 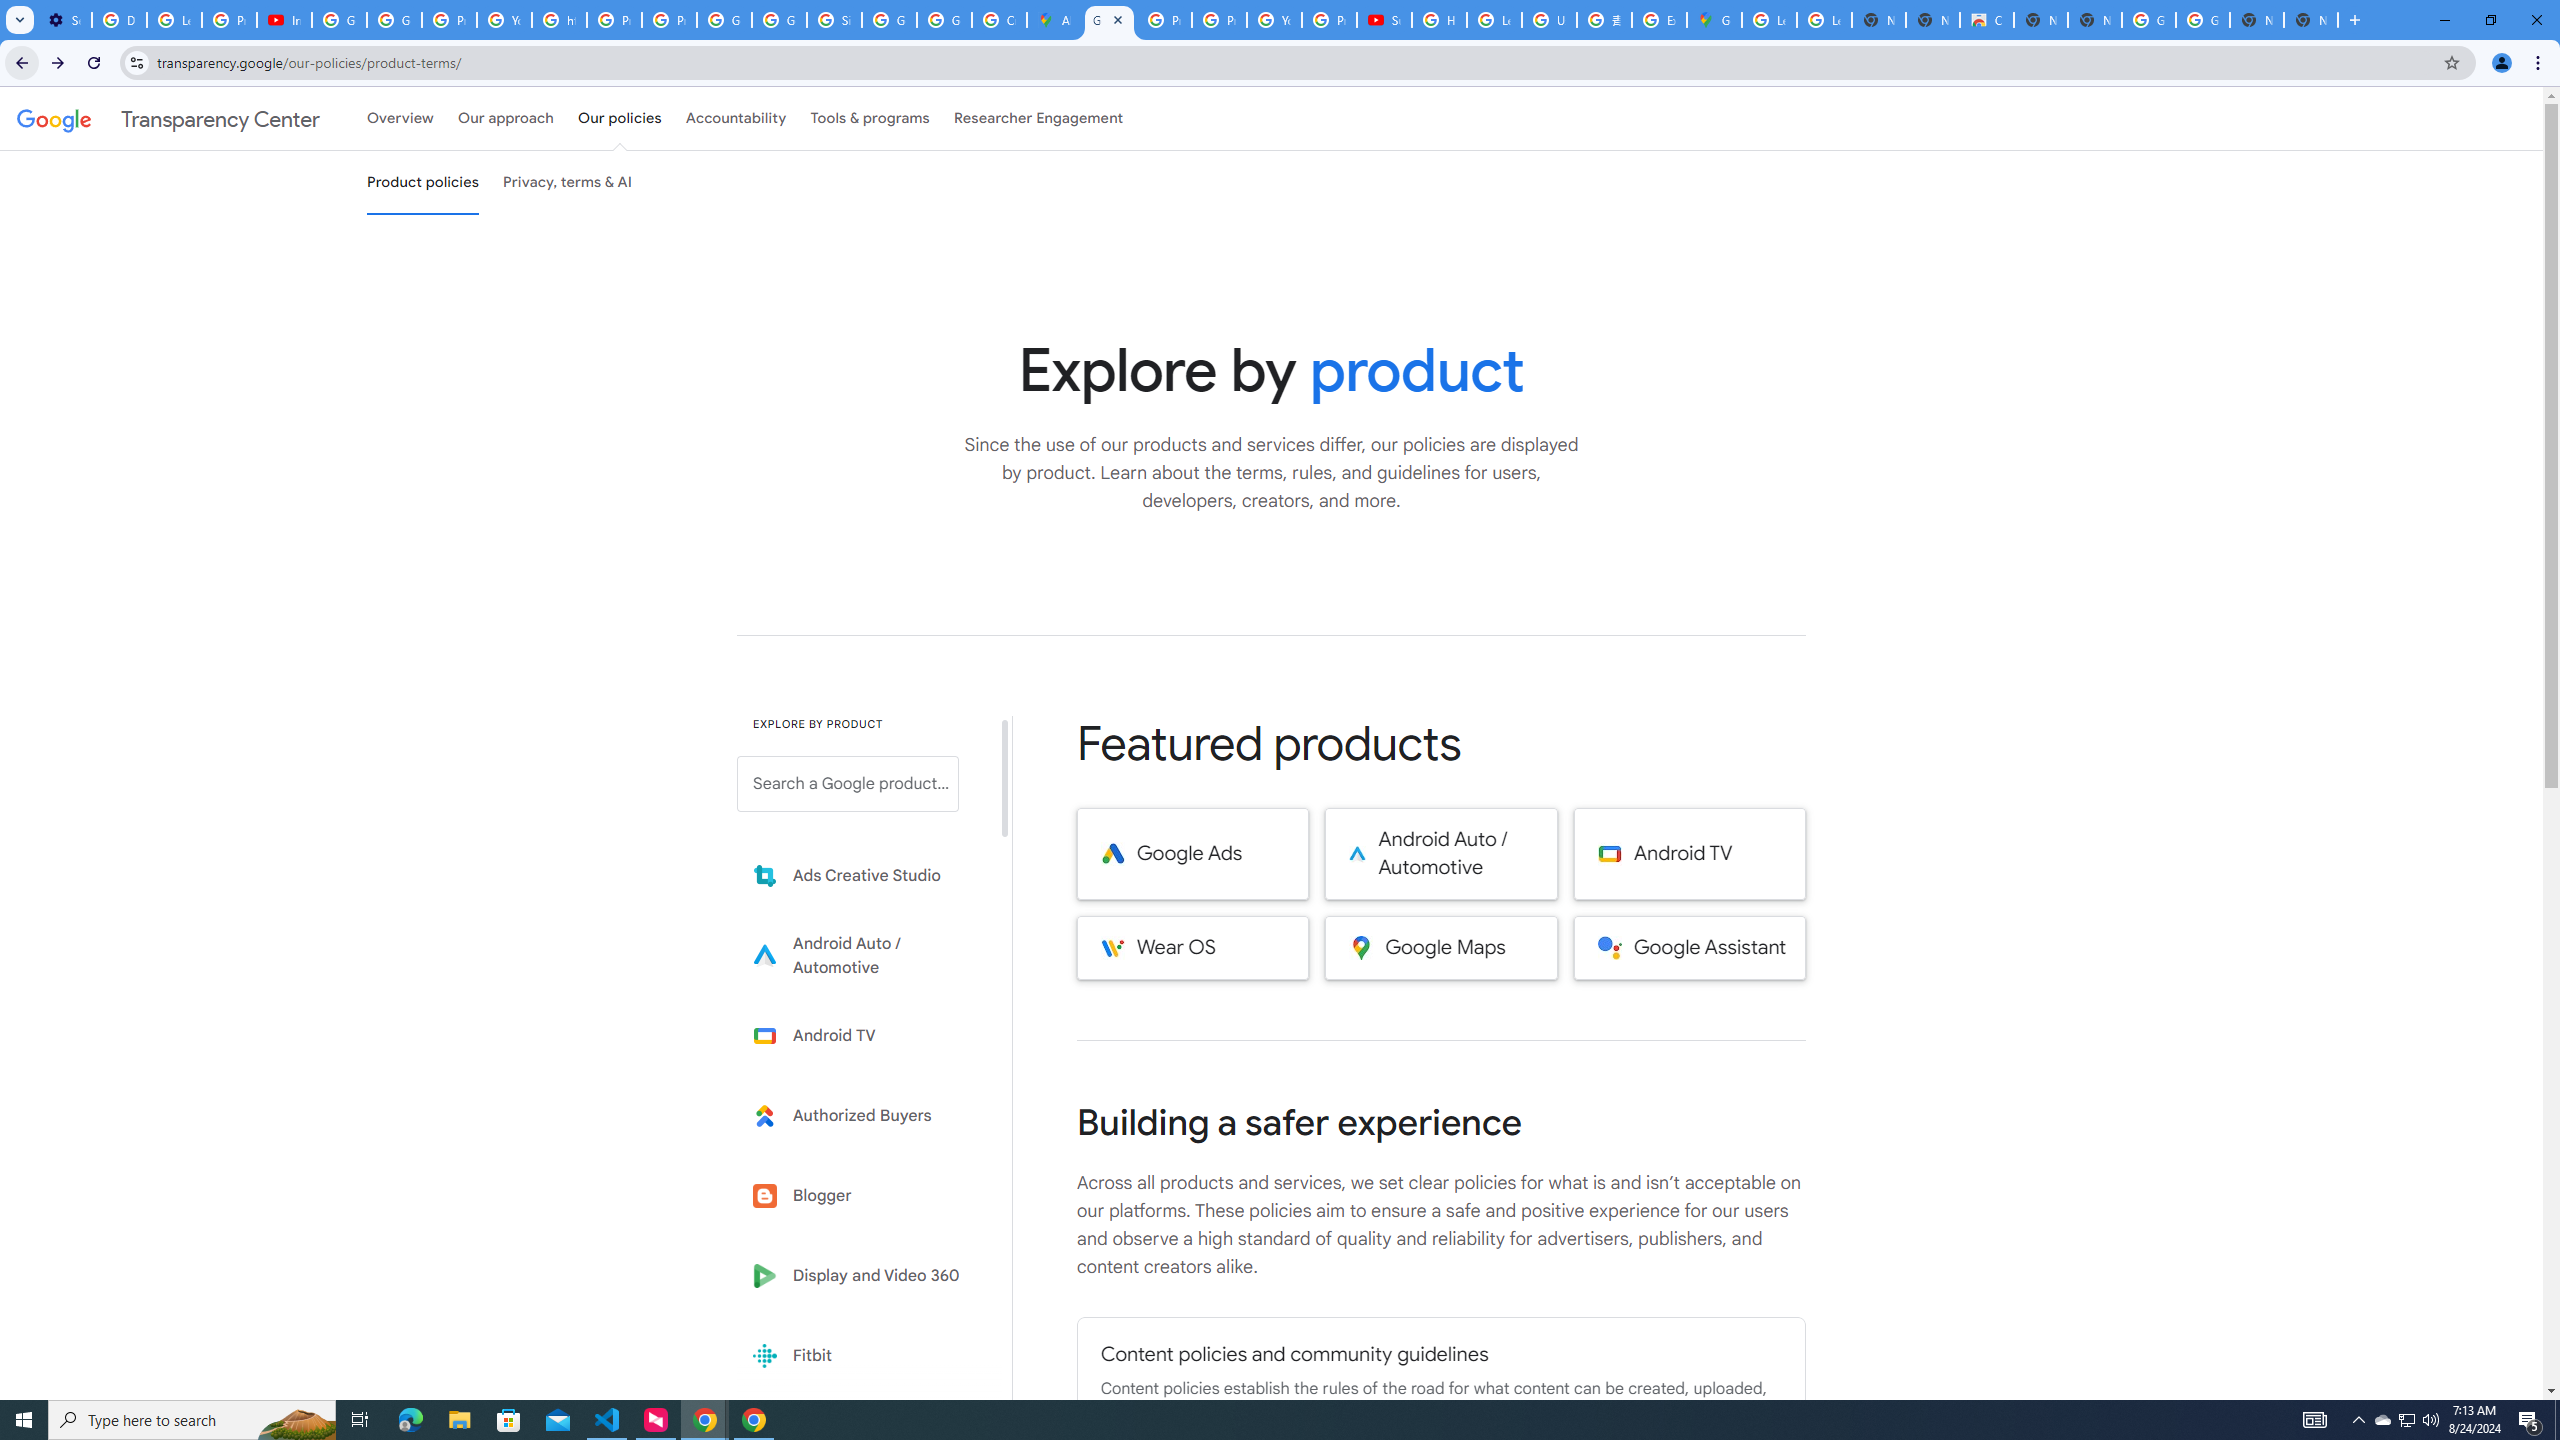 What do you see at coordinates (998, 19) in the screenshot?
I see `'Create your Google Account'` at bounding box center [998, 19].